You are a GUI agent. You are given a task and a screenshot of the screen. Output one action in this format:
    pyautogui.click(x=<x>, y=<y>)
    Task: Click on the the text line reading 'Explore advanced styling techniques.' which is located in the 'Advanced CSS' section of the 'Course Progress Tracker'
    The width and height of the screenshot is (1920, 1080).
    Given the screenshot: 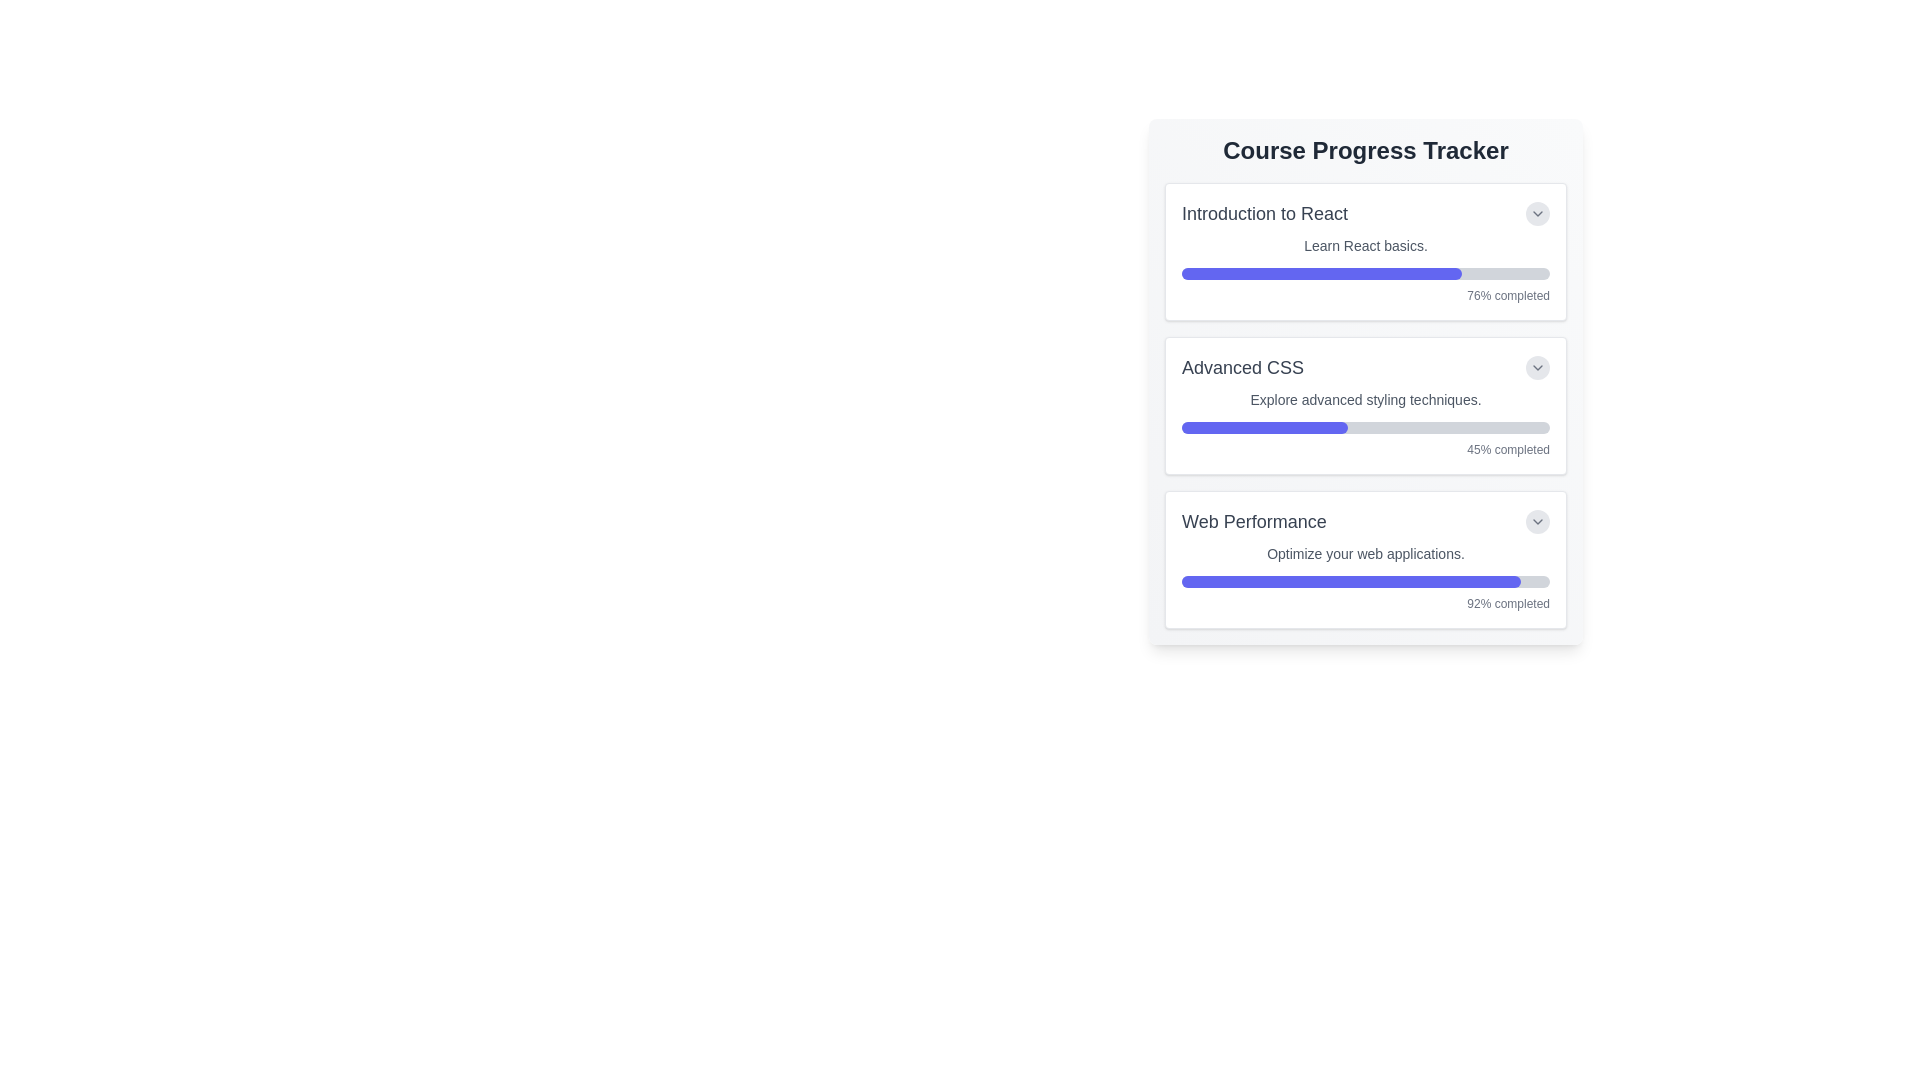 What is the action you would take?
    pyautogui.click(x=1365, y=400)
    